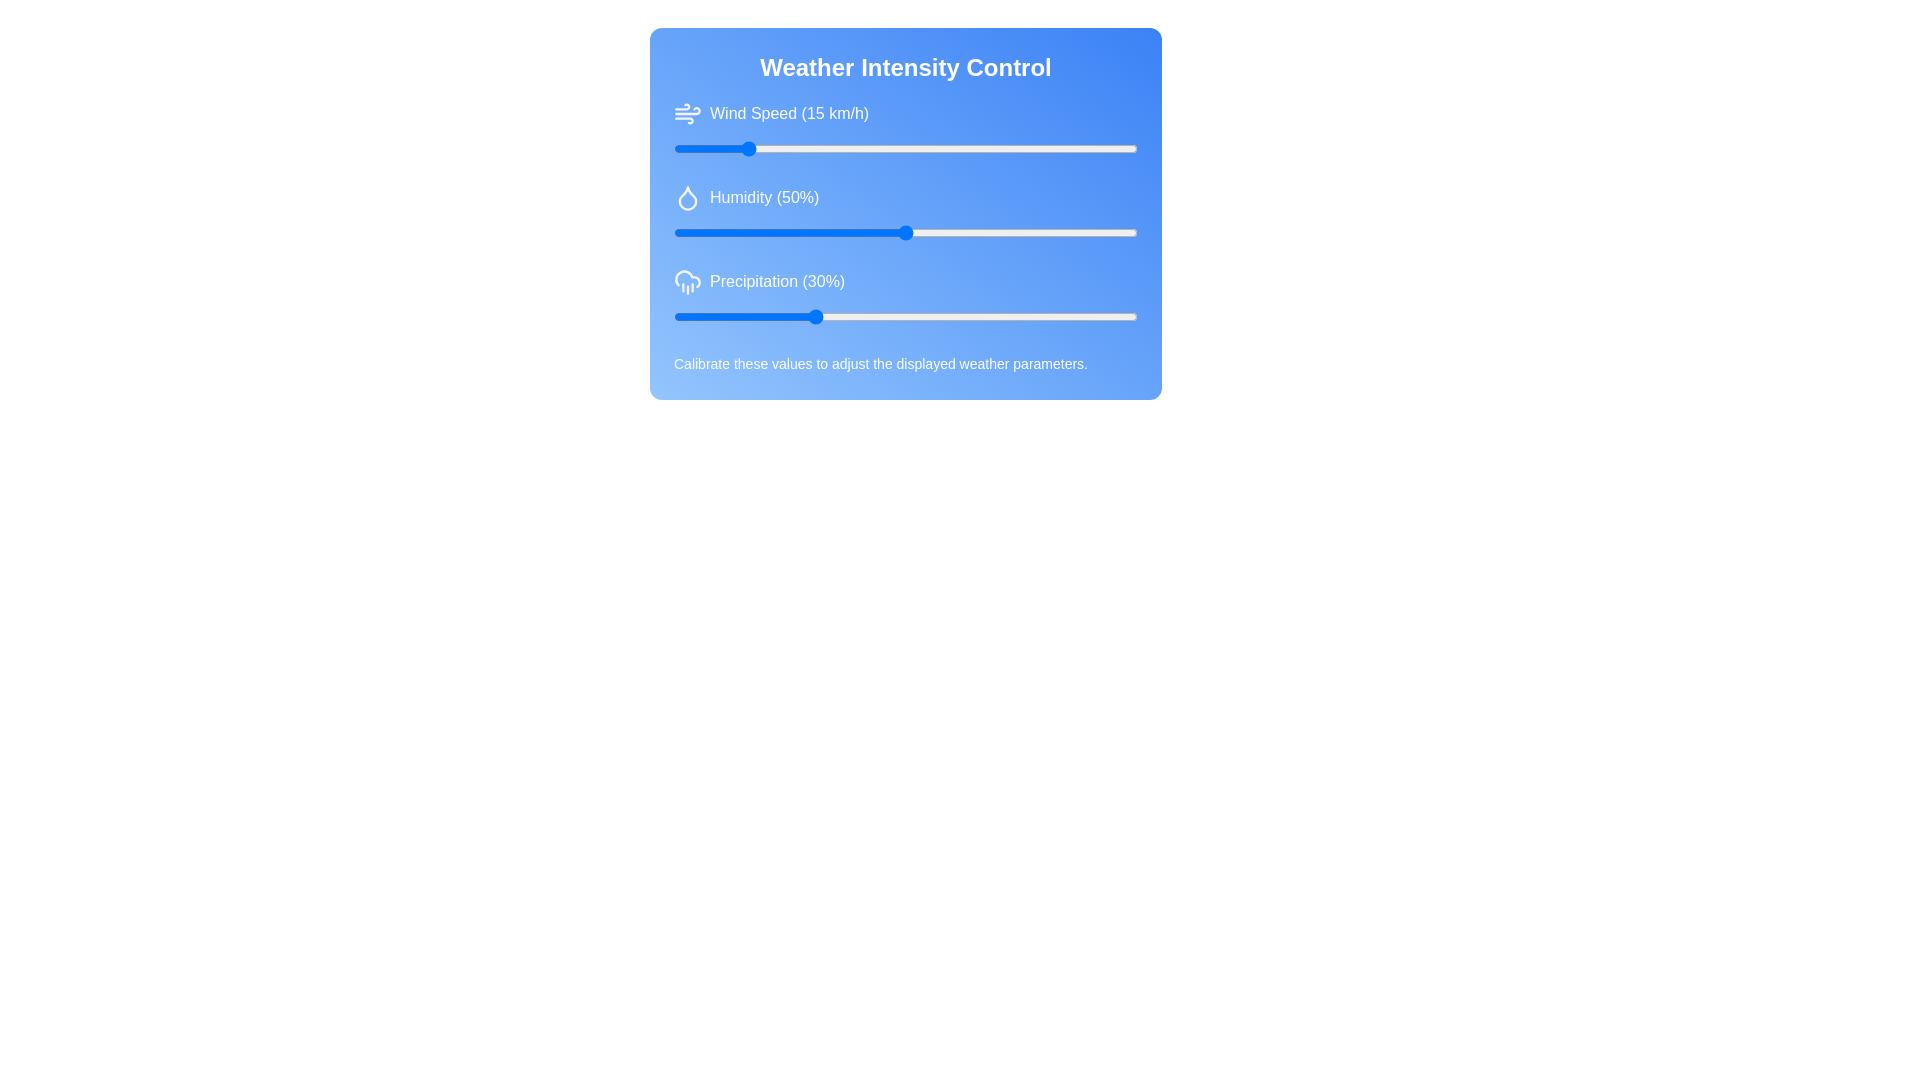 This screenshot has width=1920, height=1080. Describe the element at coordinates (1048, 231) in the screenshot. I see `the humidity` at that location.